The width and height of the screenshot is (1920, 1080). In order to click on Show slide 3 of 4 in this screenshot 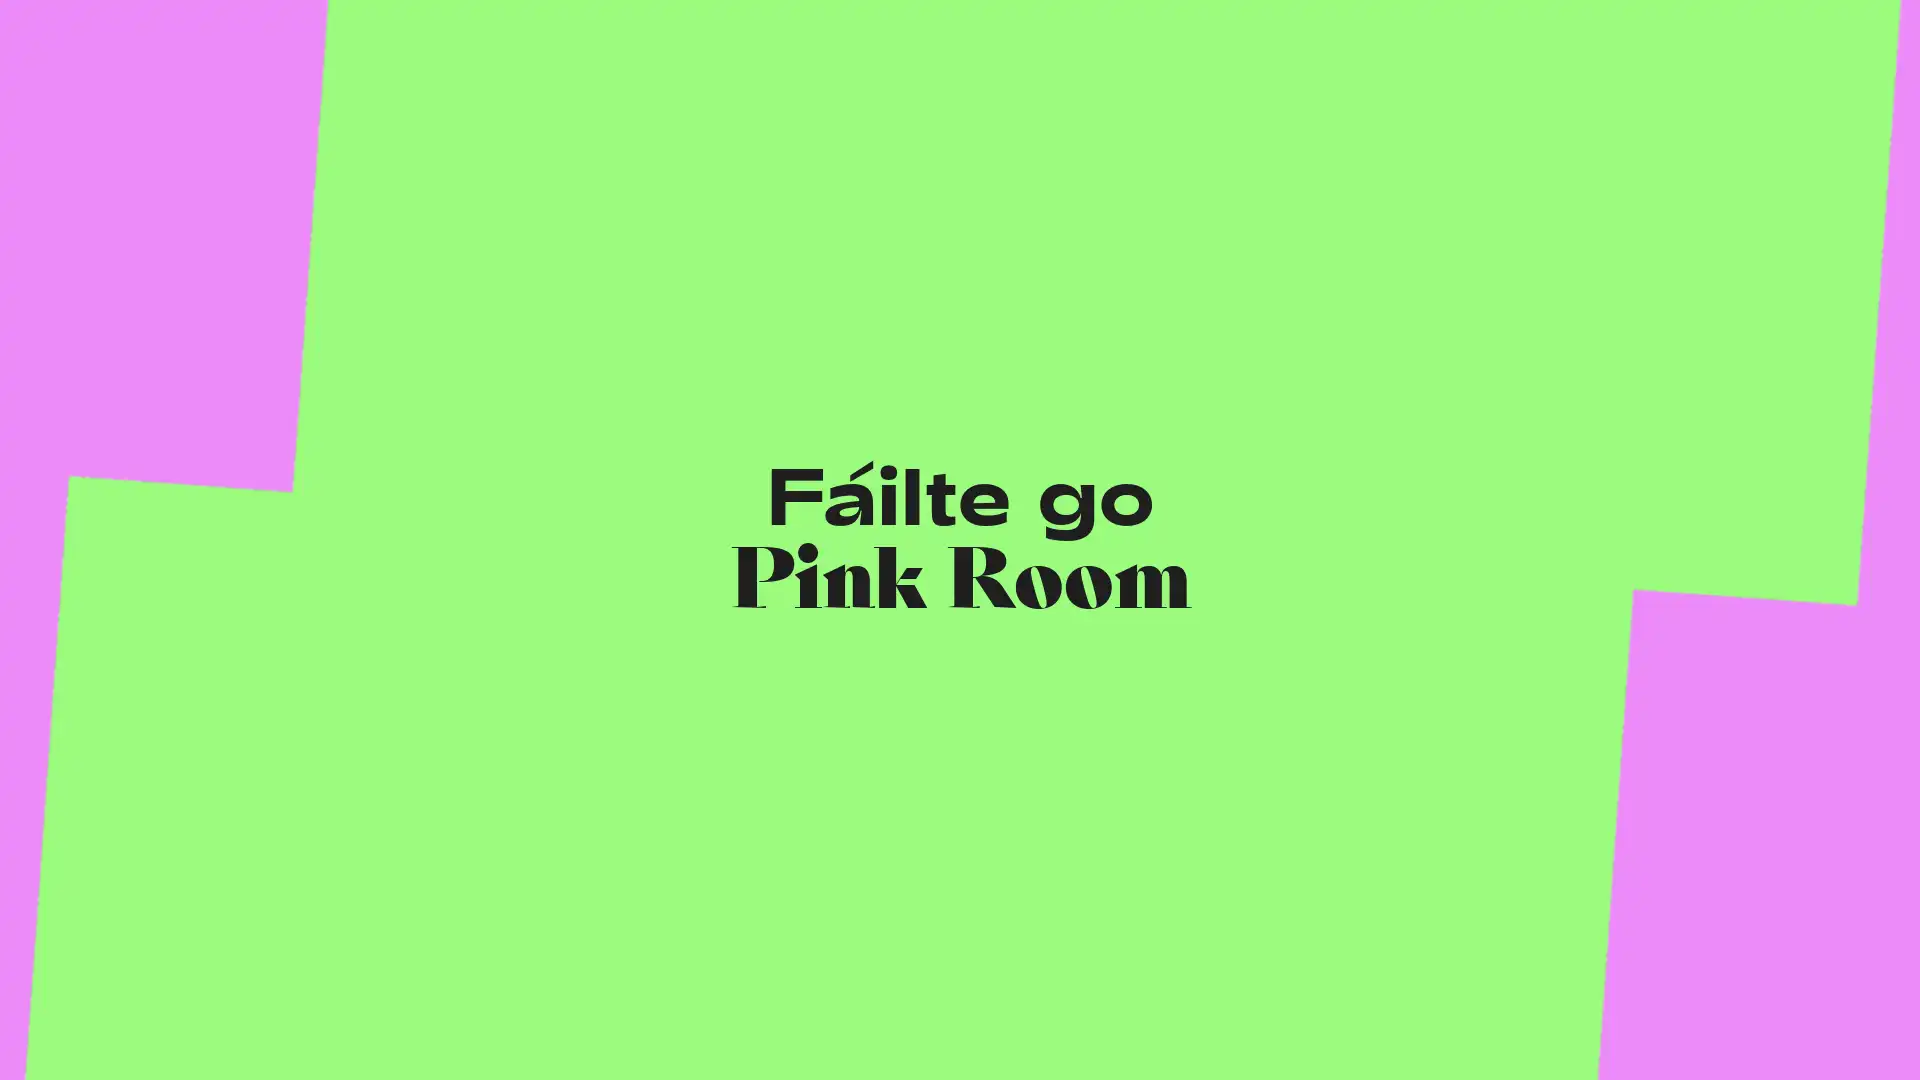, I will do `click(744, 527)`.